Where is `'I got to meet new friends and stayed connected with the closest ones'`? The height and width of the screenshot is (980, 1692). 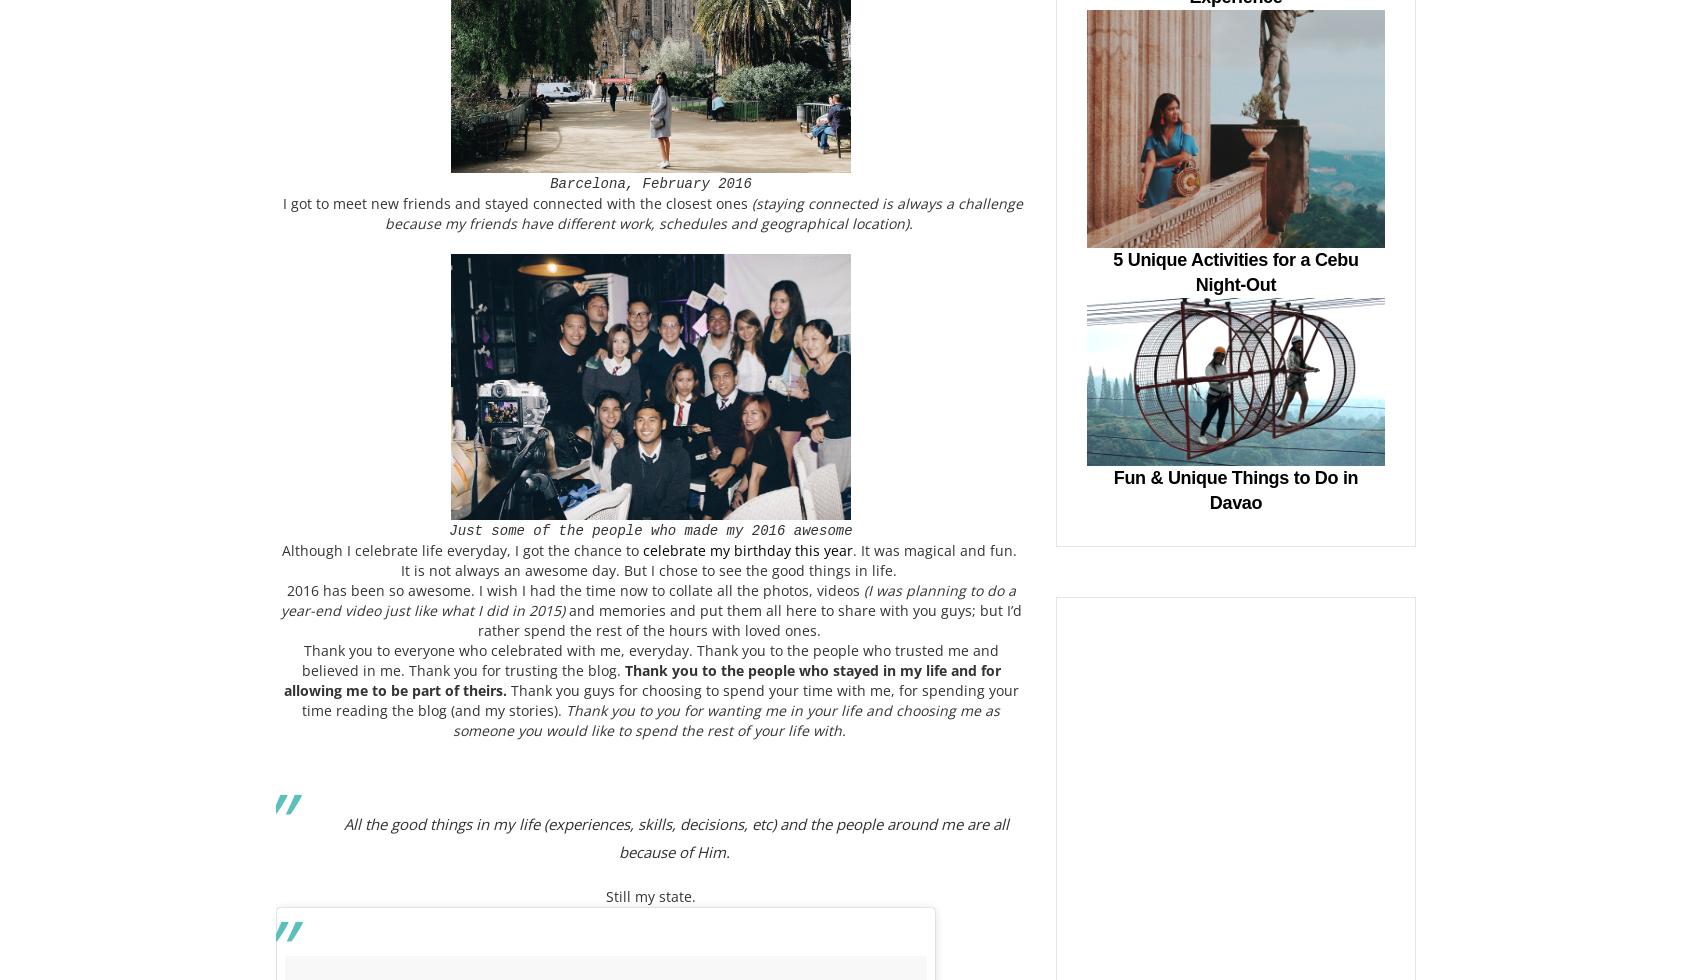
'I got to meet new friends and stayed connected with the closest ones' is located at coordinates (515, 202).